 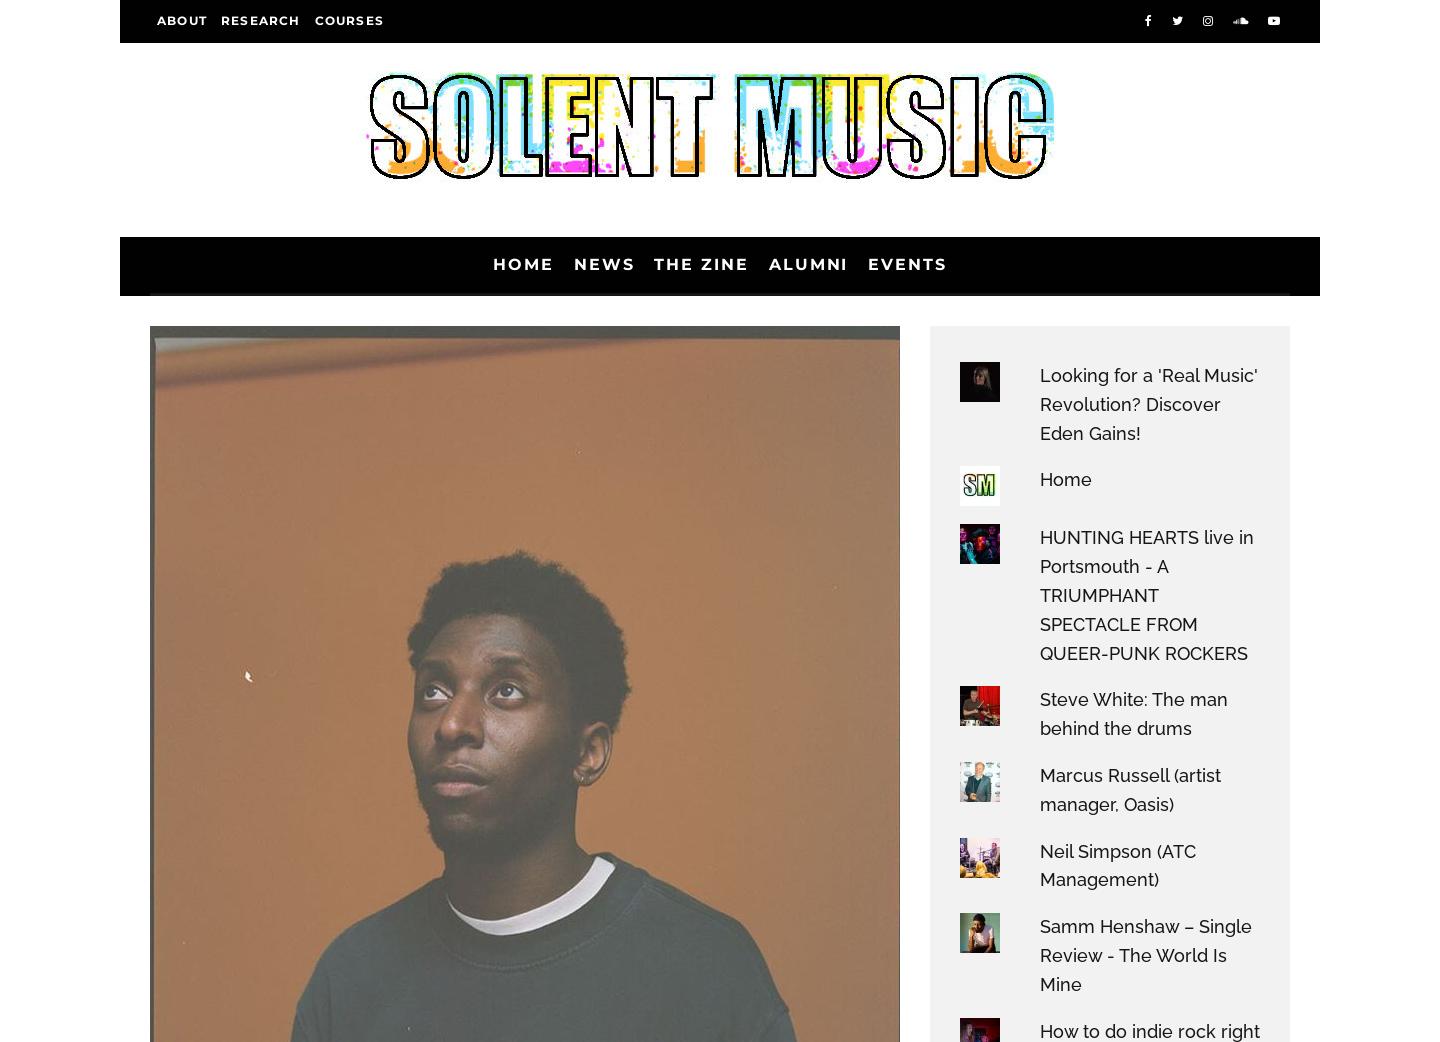 I want to click on 'Samm Henshaw – Single Review - The World Is Mine', so click(x=1144, y=953).